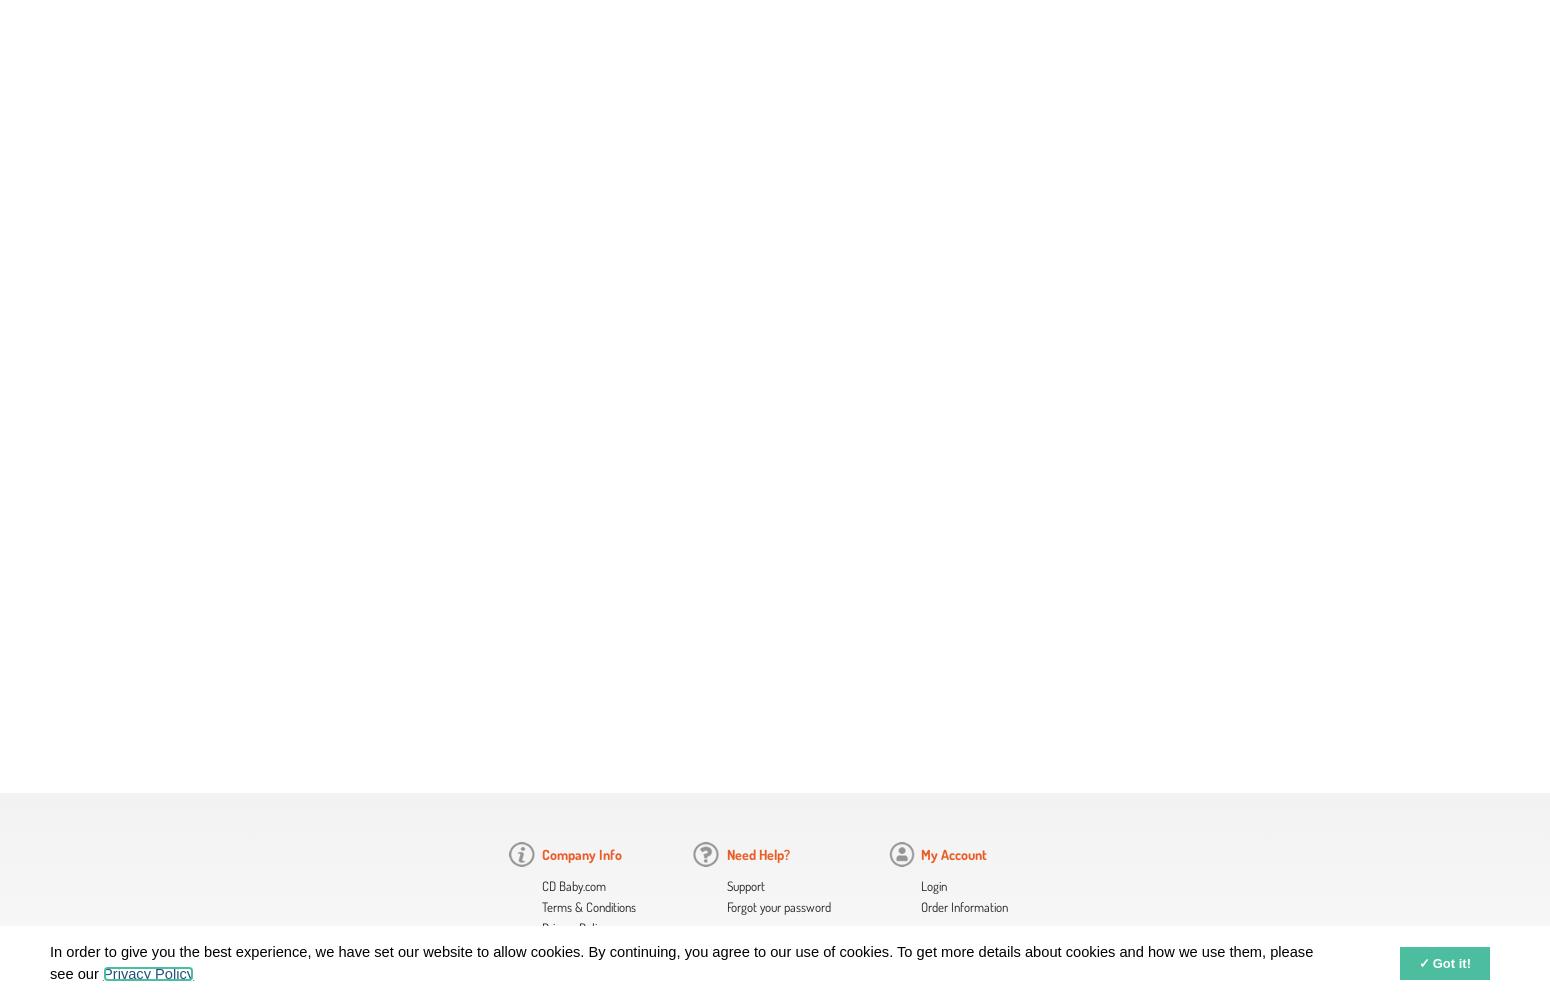 Image resolution: width=1550 pixels, height=1000 pixels. I want to click on 'Got it!', so click(1450, 962).